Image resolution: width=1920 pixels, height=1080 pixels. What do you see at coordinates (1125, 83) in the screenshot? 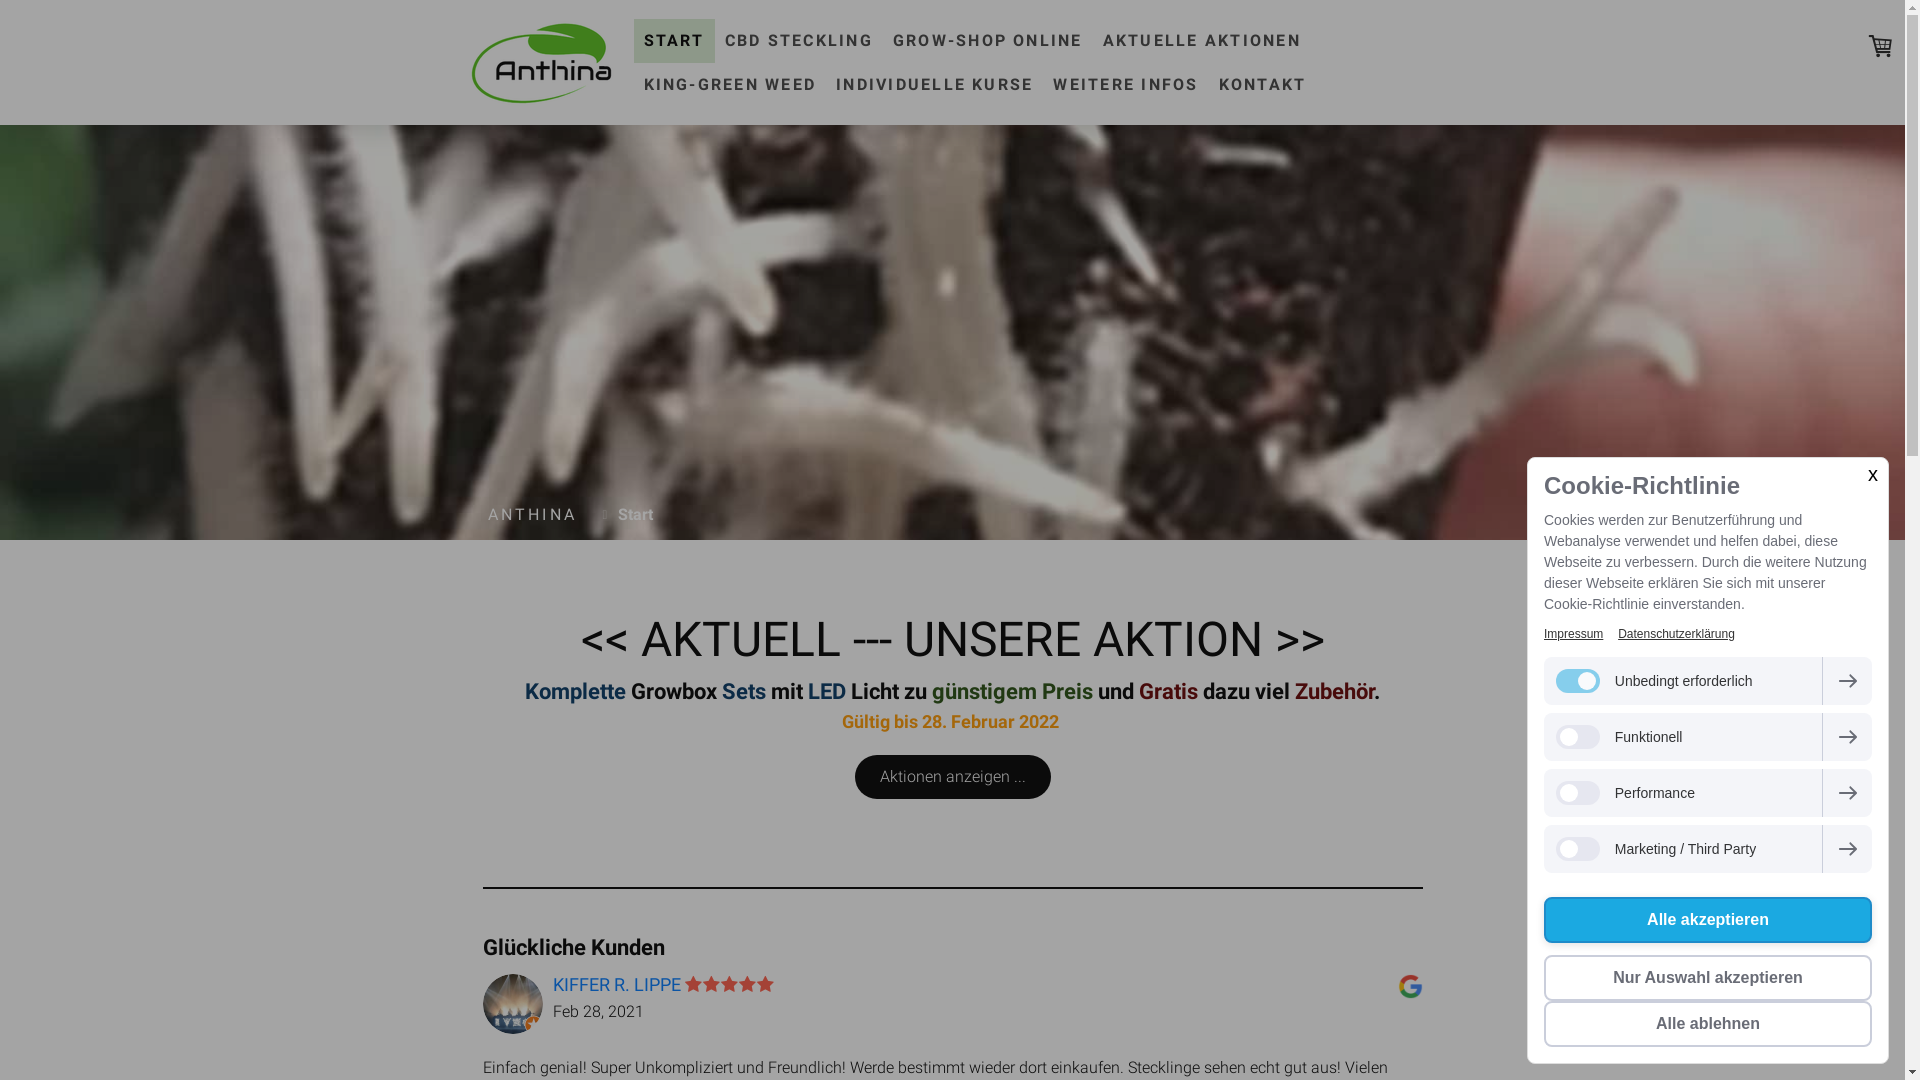
I see `'WEITERE INFOS'` at bounding box center [1125, 83].